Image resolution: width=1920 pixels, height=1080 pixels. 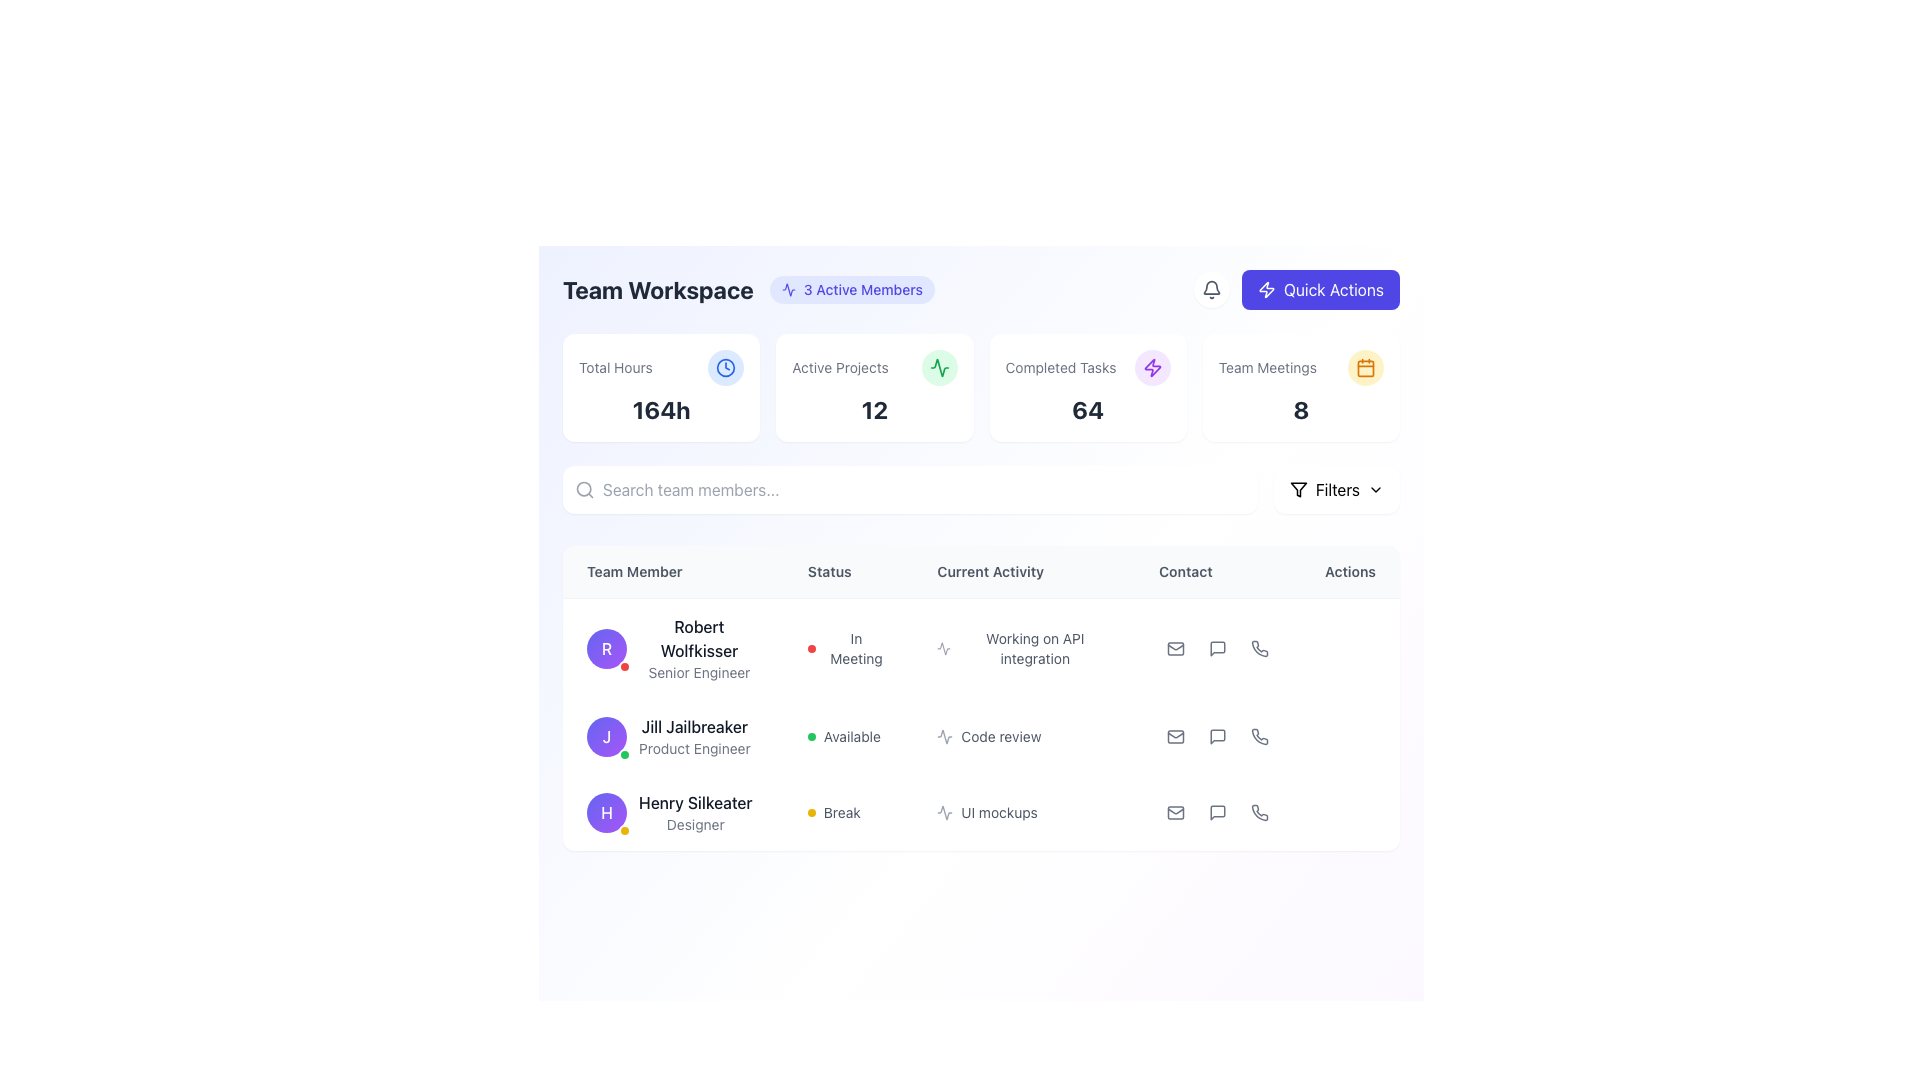 What do you see at coordinates (848, 736) in the screenshot?
I see `the 'Available' text label next to the green circular status indicator in the row for 'Jill Jailbreaker'` at bounding box center [848, 736].